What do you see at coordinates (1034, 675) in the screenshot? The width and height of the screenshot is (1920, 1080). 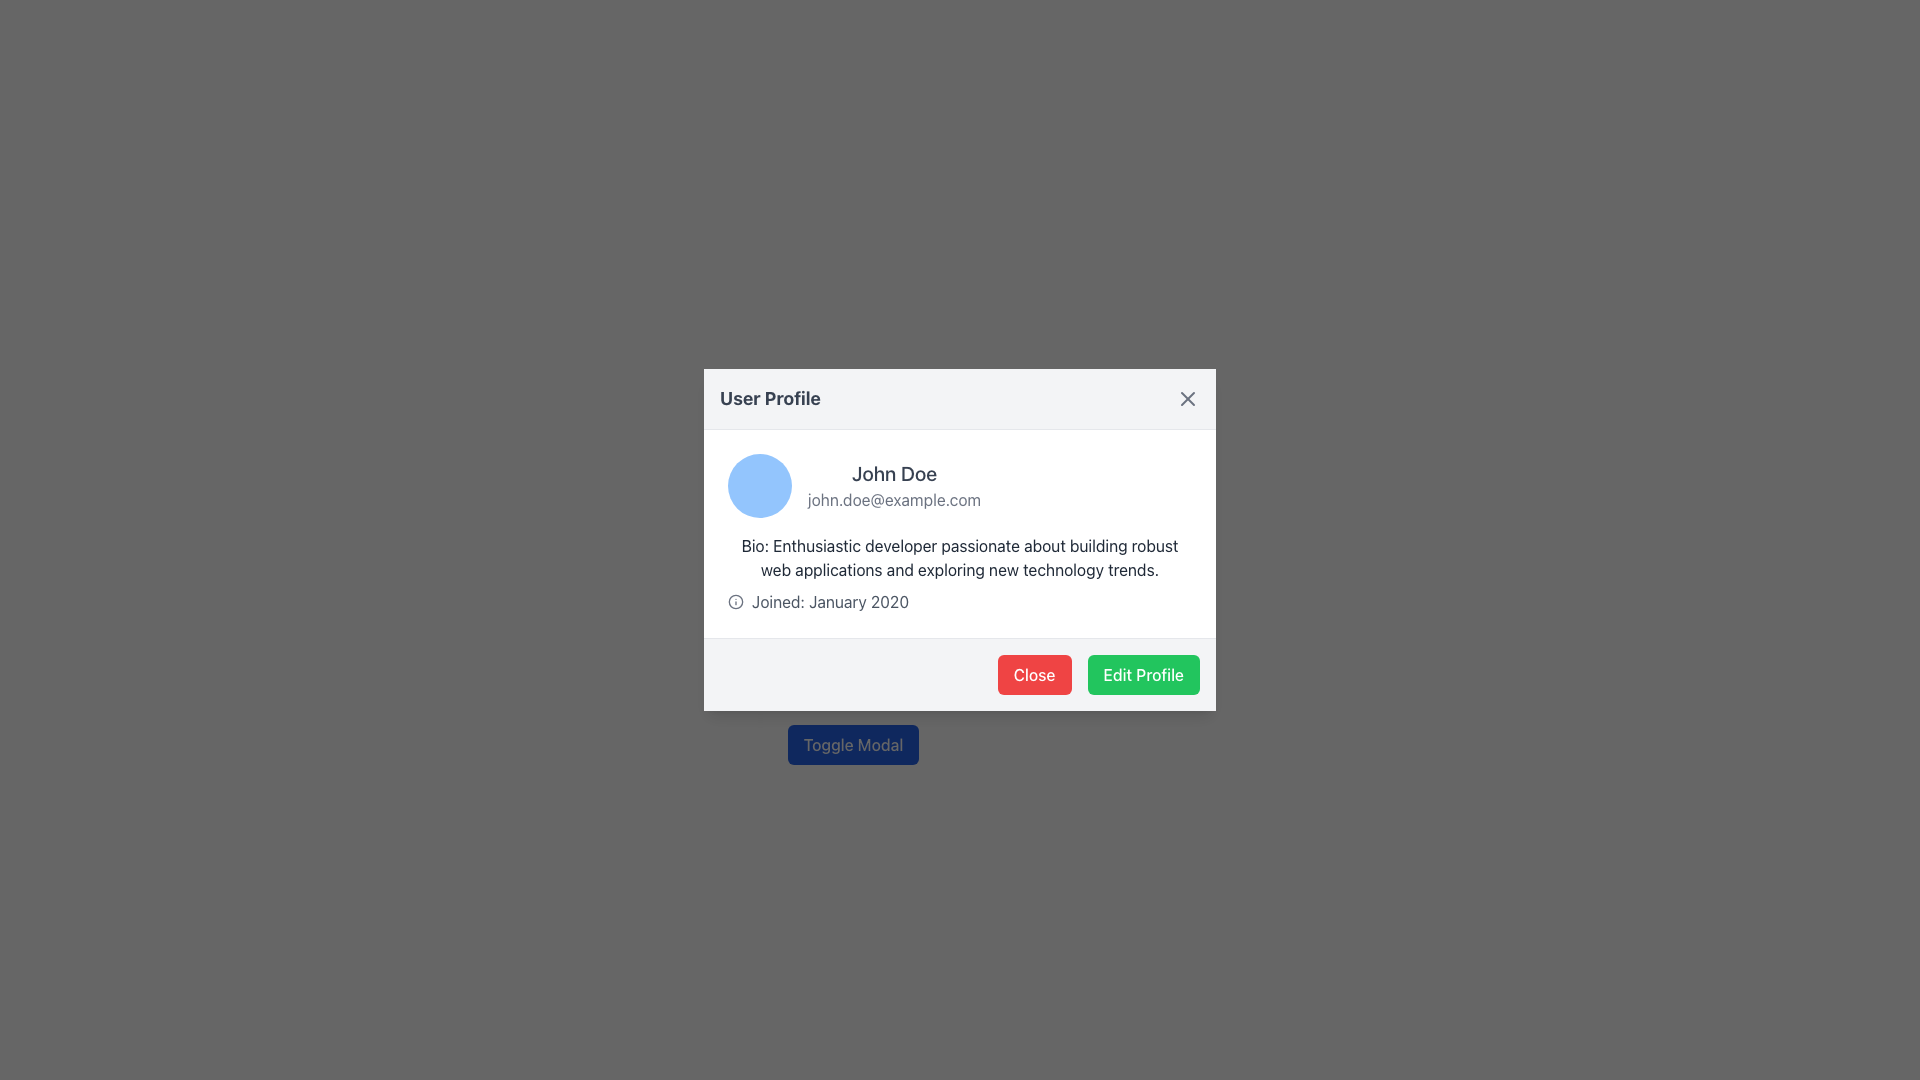 I see `the red 'Close' button with white text` at bounding box center [1034, 675].